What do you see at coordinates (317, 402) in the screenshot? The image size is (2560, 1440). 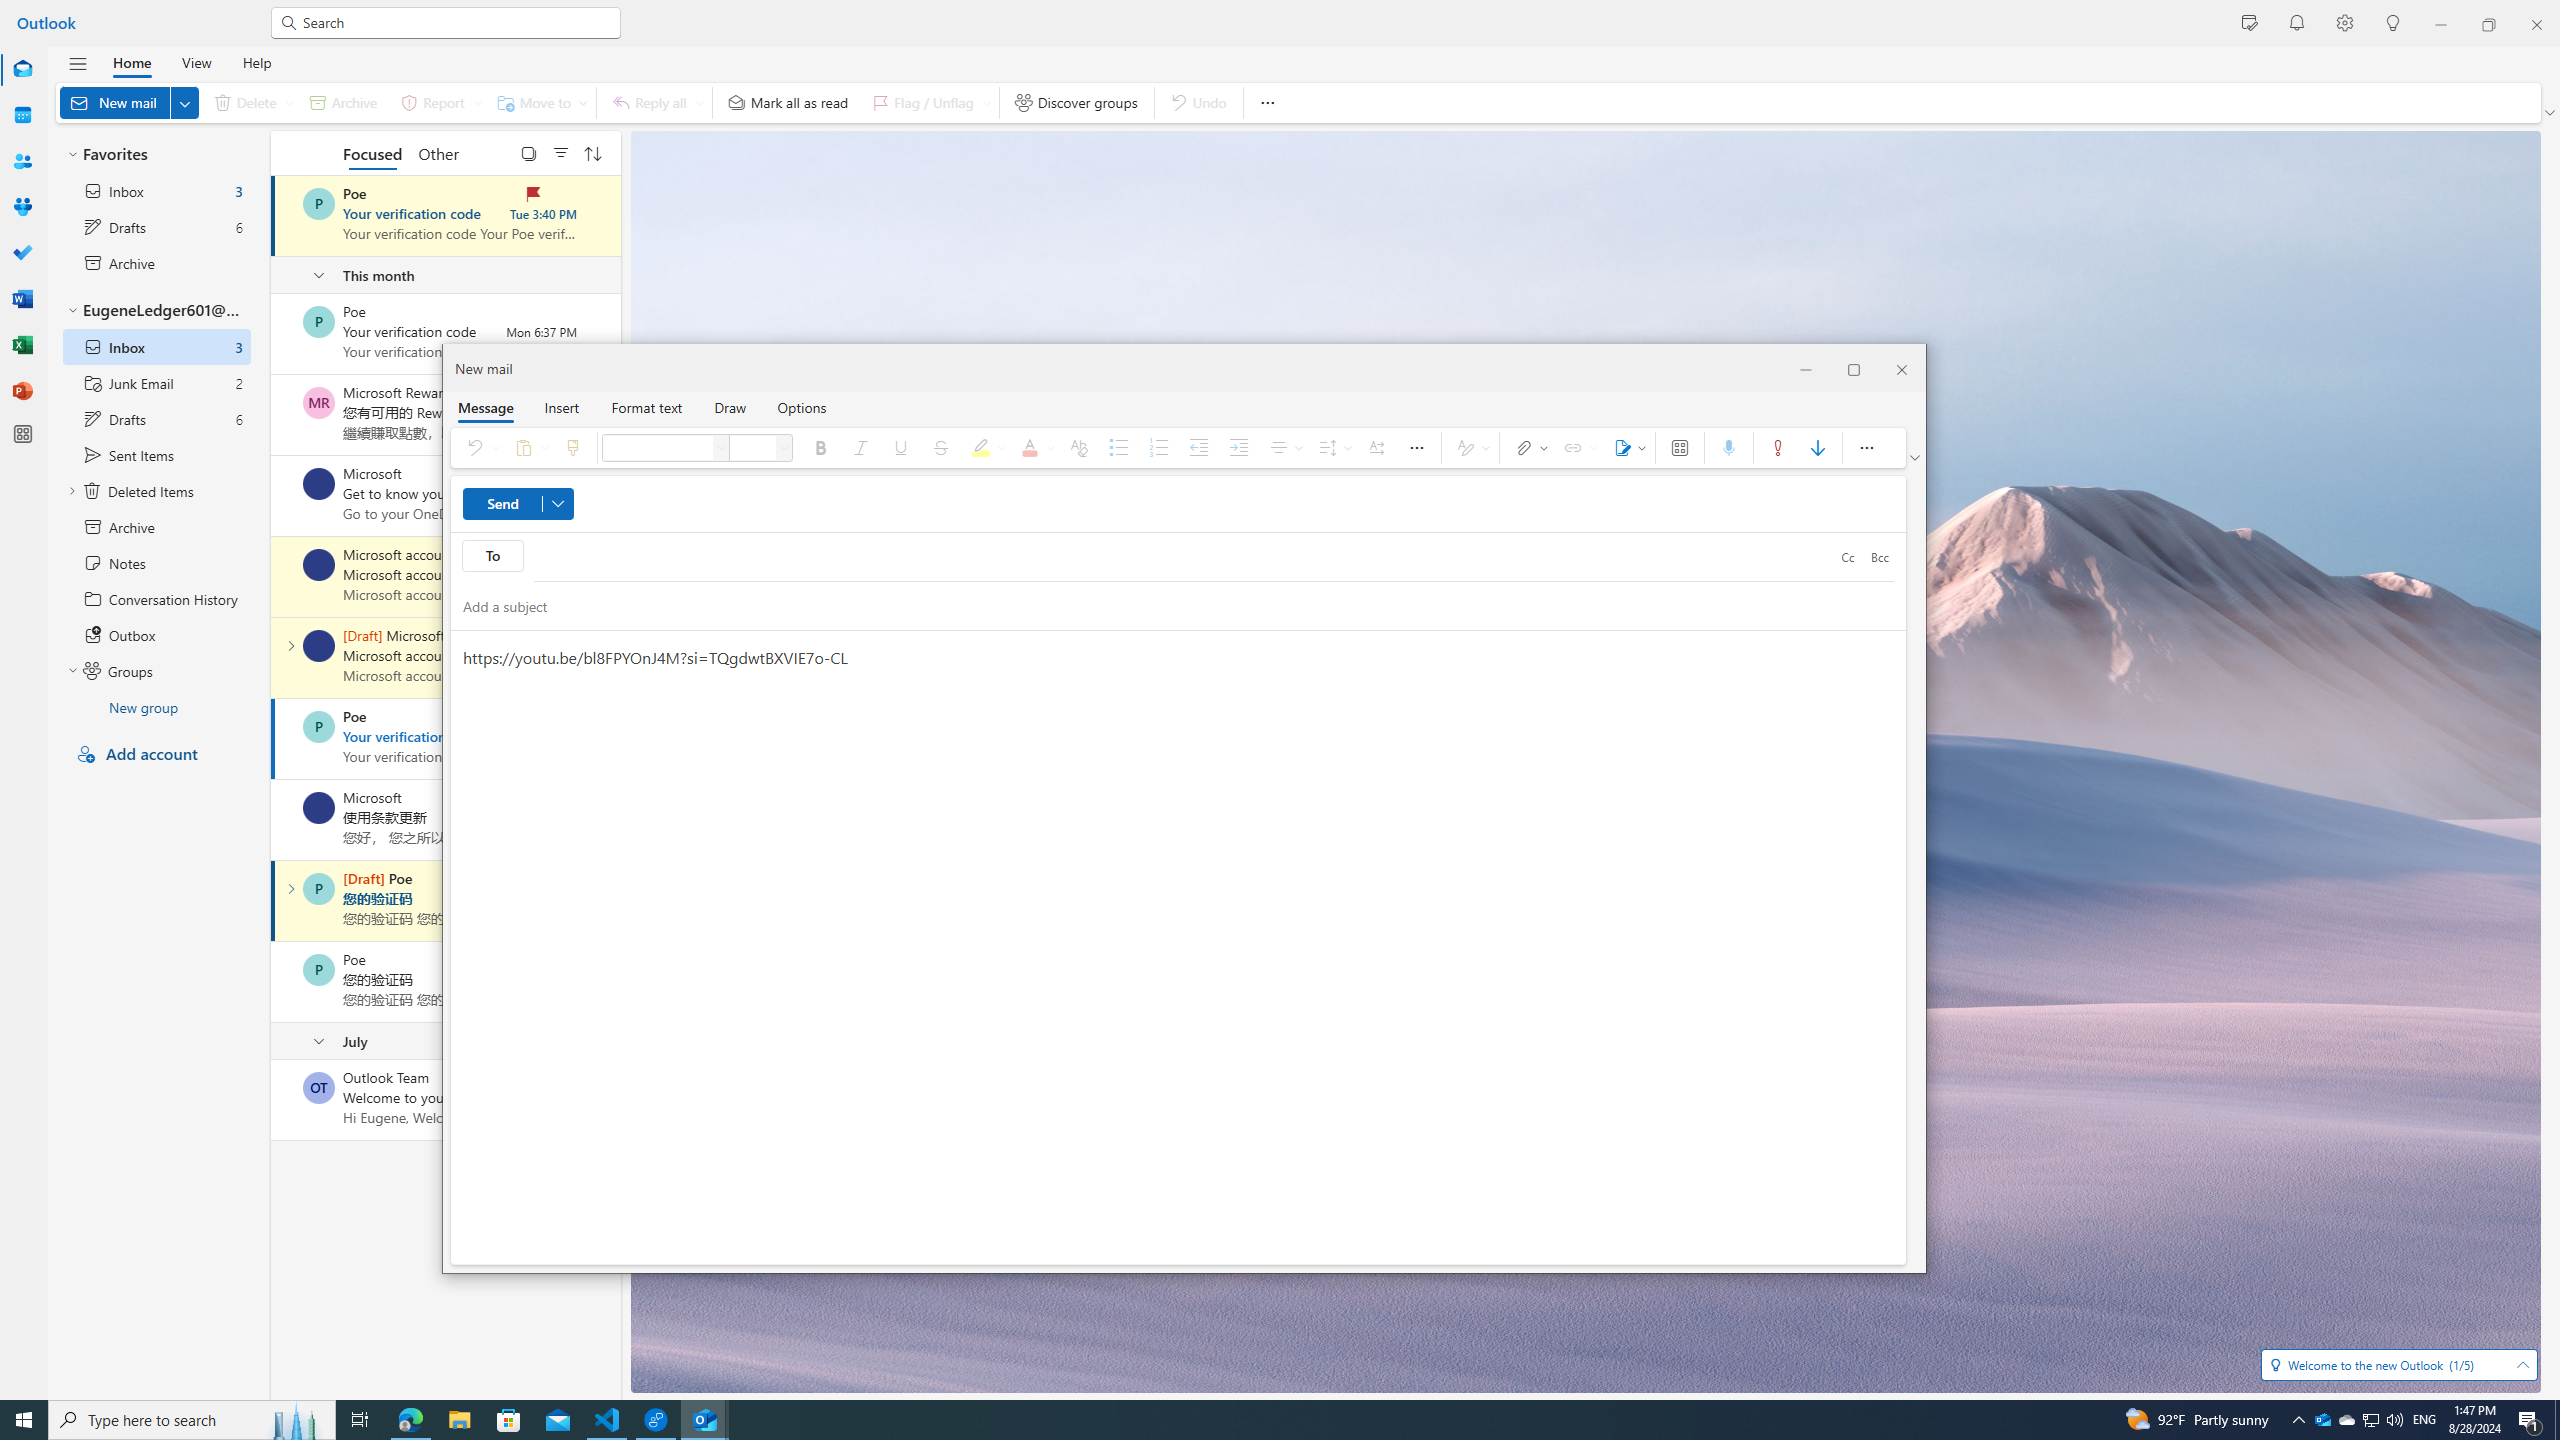 I see `'Microsoft Rewards'` at bounding box center [317, 402].